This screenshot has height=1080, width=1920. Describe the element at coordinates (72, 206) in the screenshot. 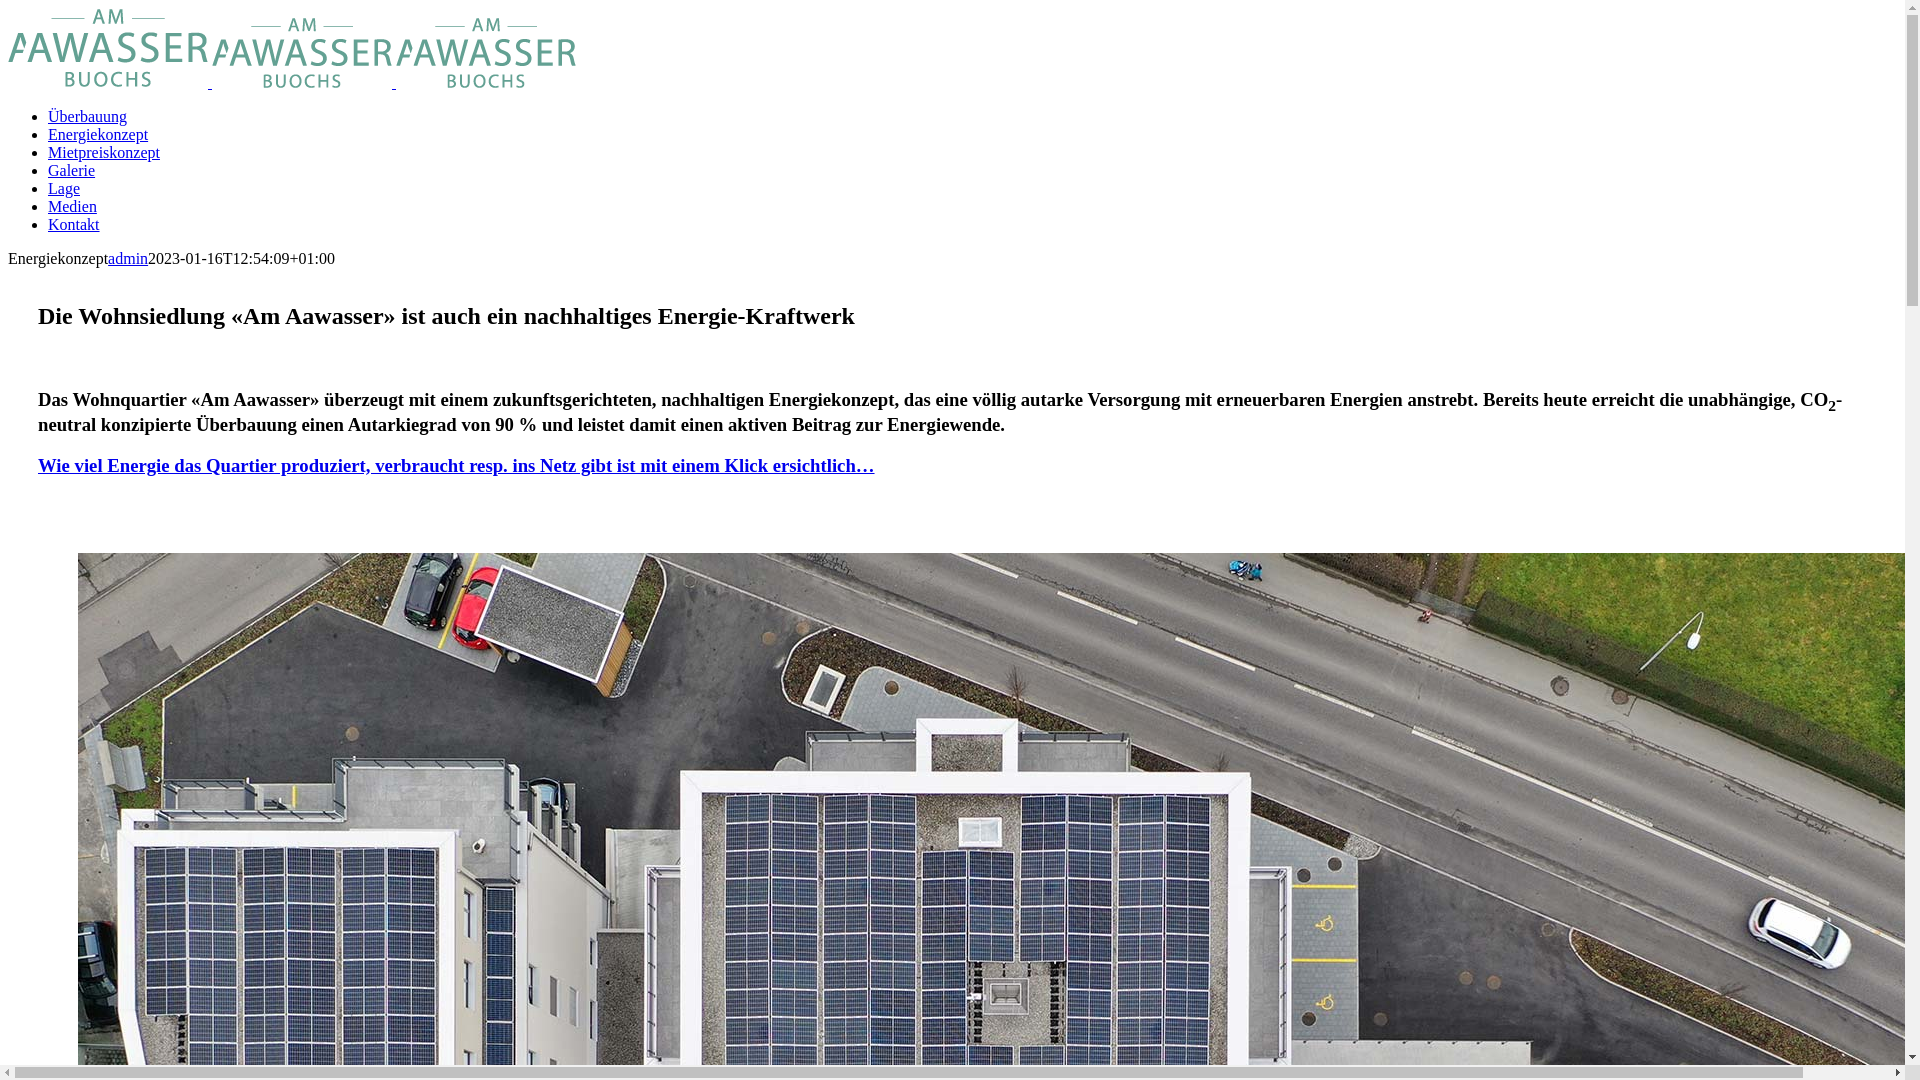

I see `'Medien'` at that location.